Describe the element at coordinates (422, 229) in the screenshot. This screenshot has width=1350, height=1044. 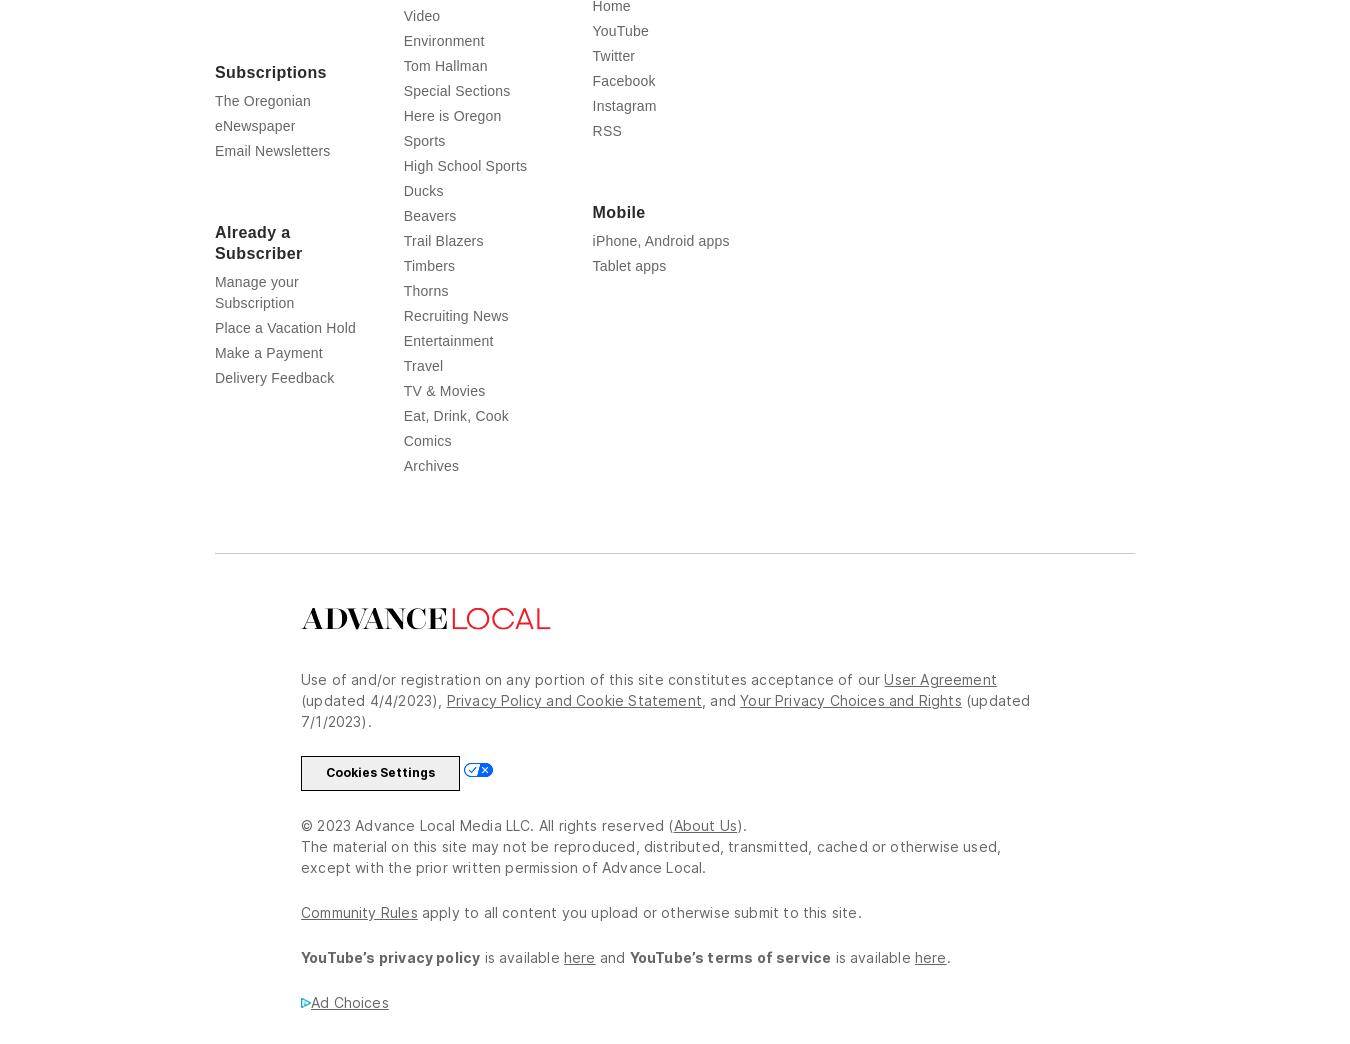
I see `'Ducks'` at that location.